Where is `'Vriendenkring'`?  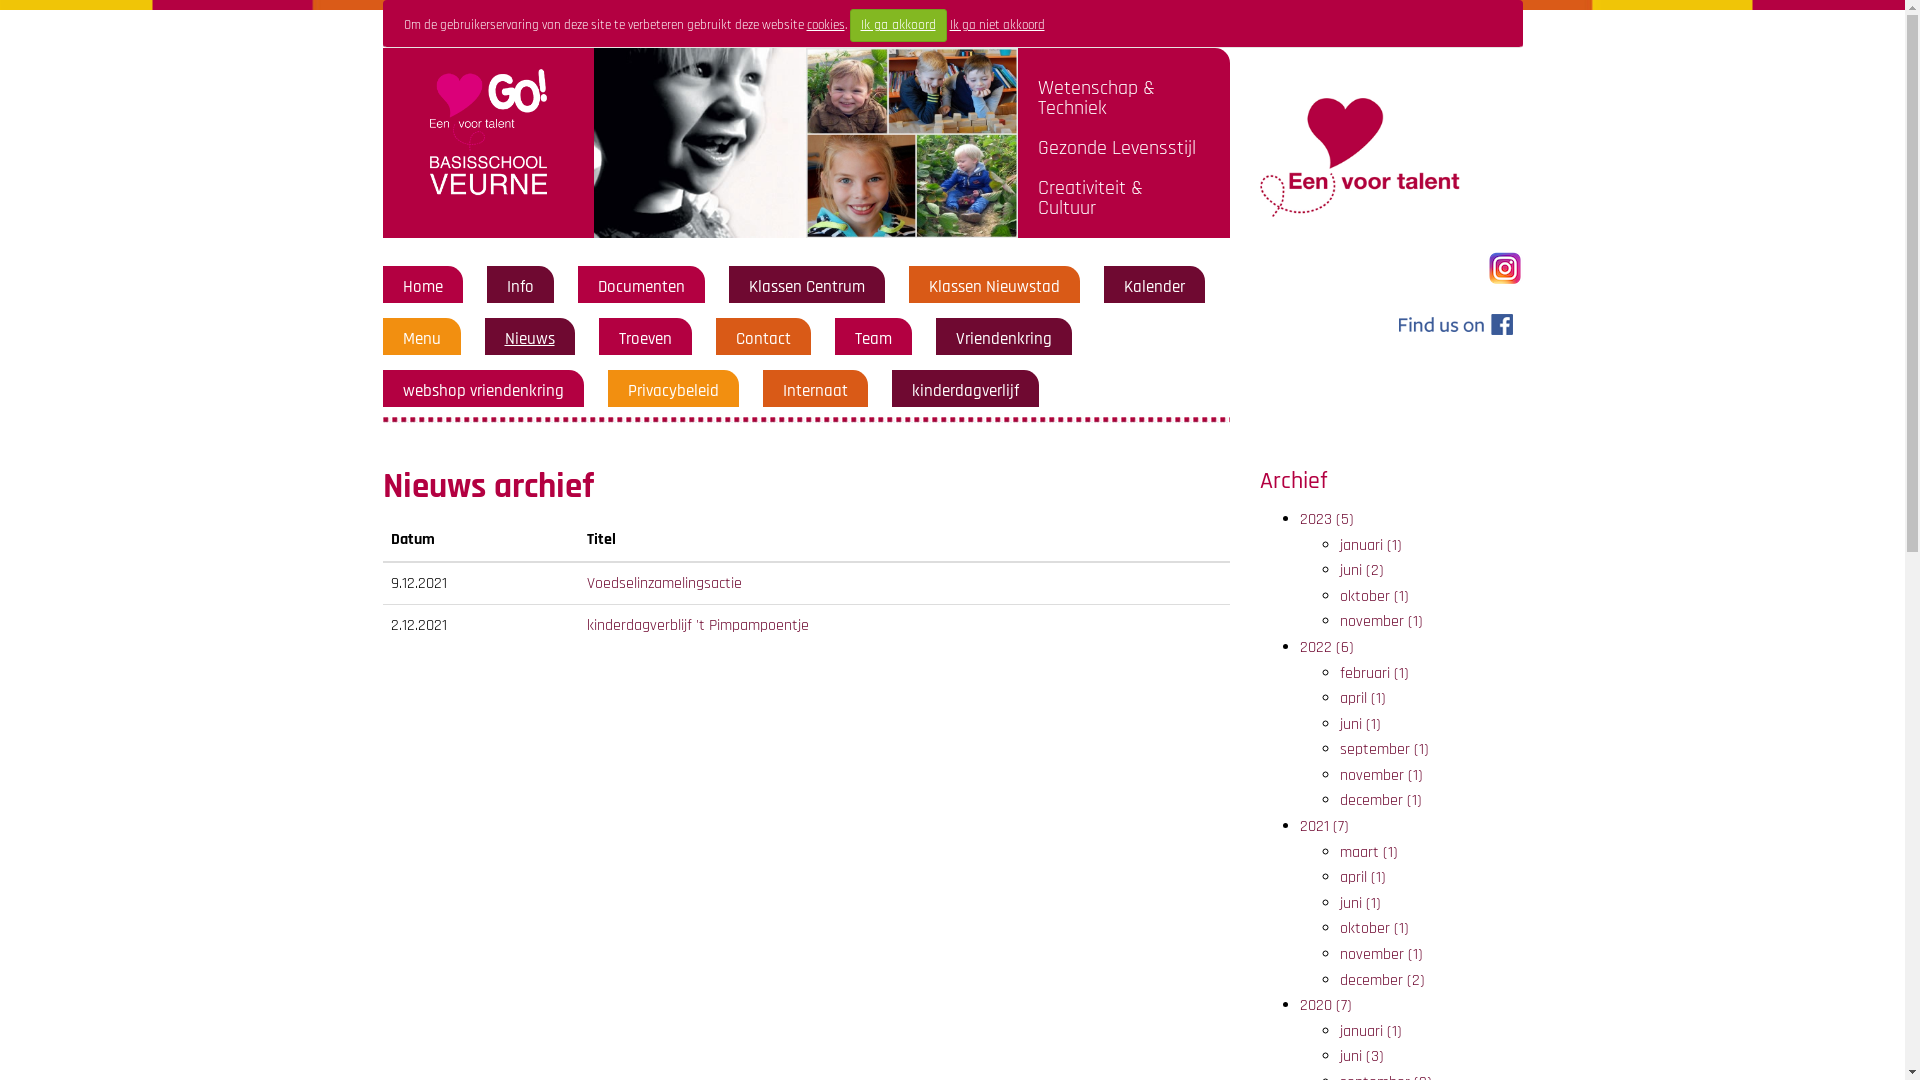 'Vriendenkring' is located at coordinates (1003, 338).